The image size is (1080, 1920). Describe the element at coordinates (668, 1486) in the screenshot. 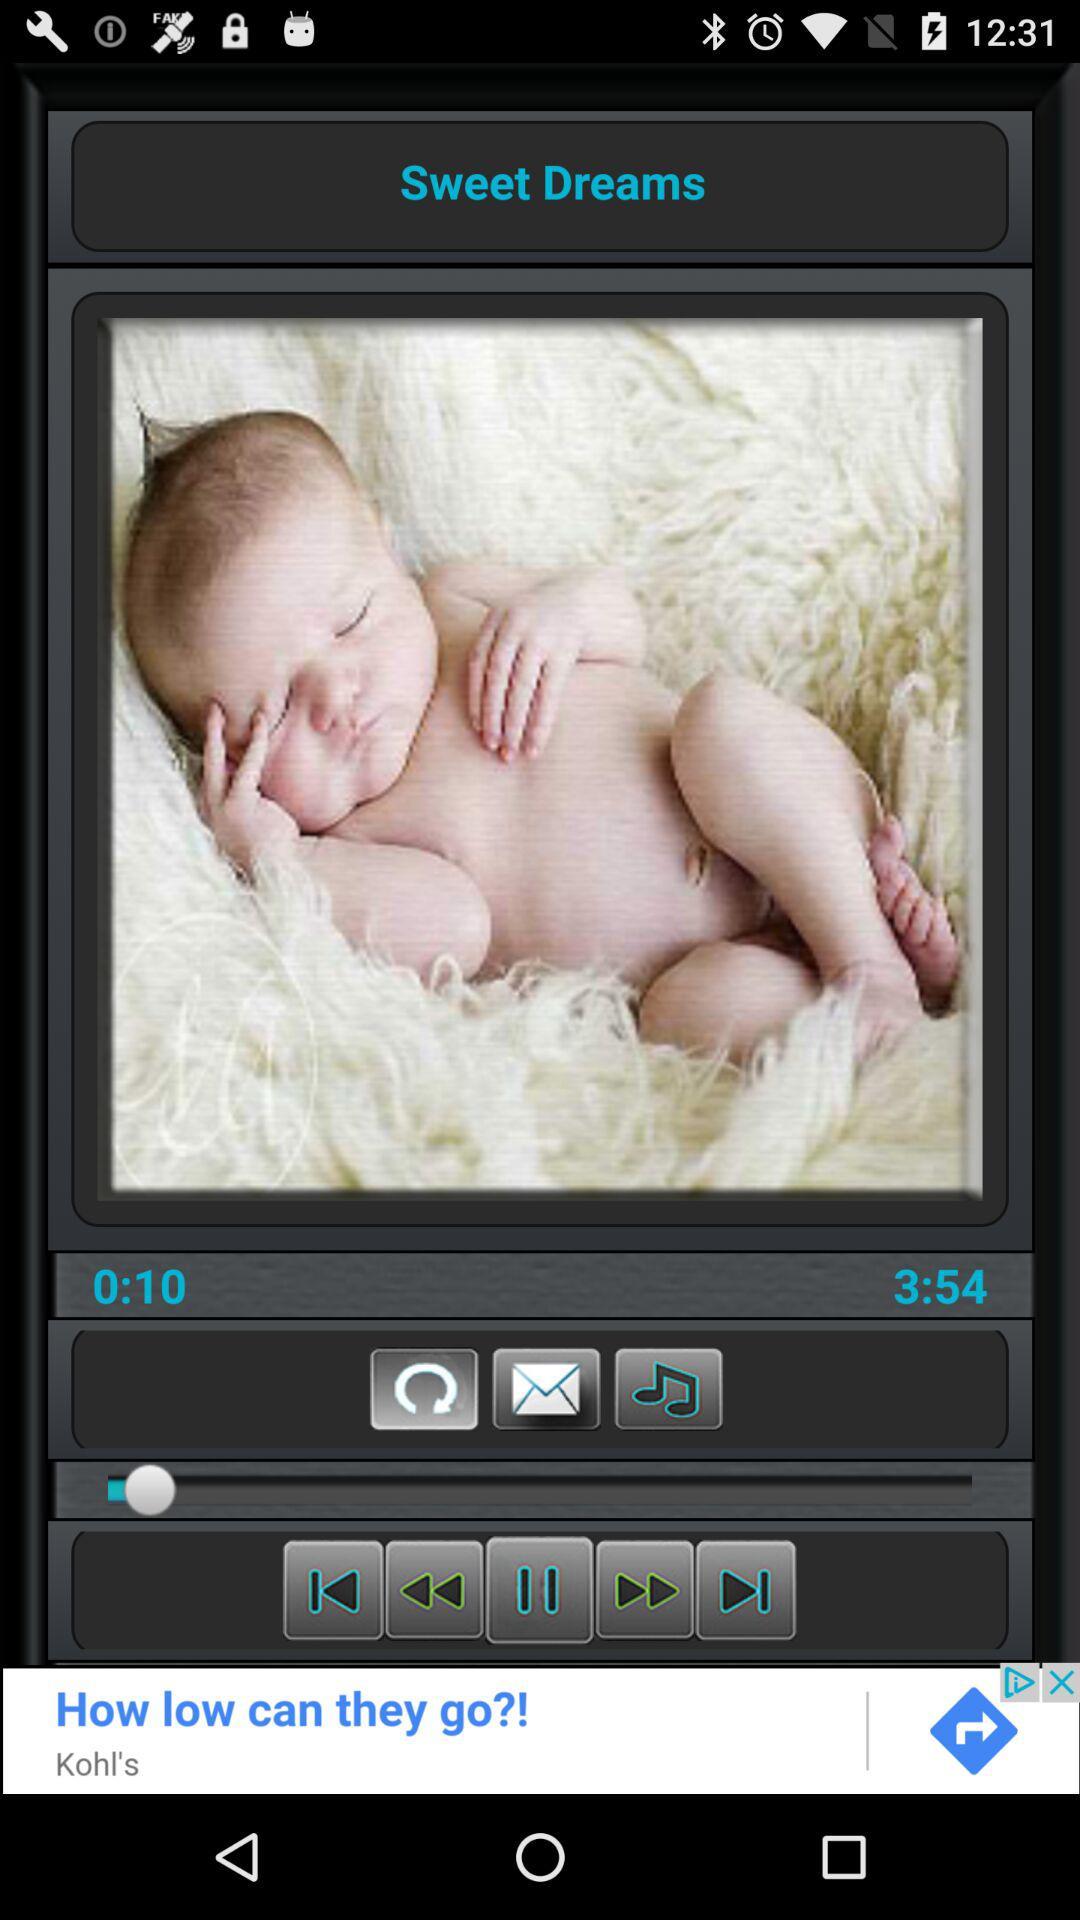

I see `the music icon` at that location.